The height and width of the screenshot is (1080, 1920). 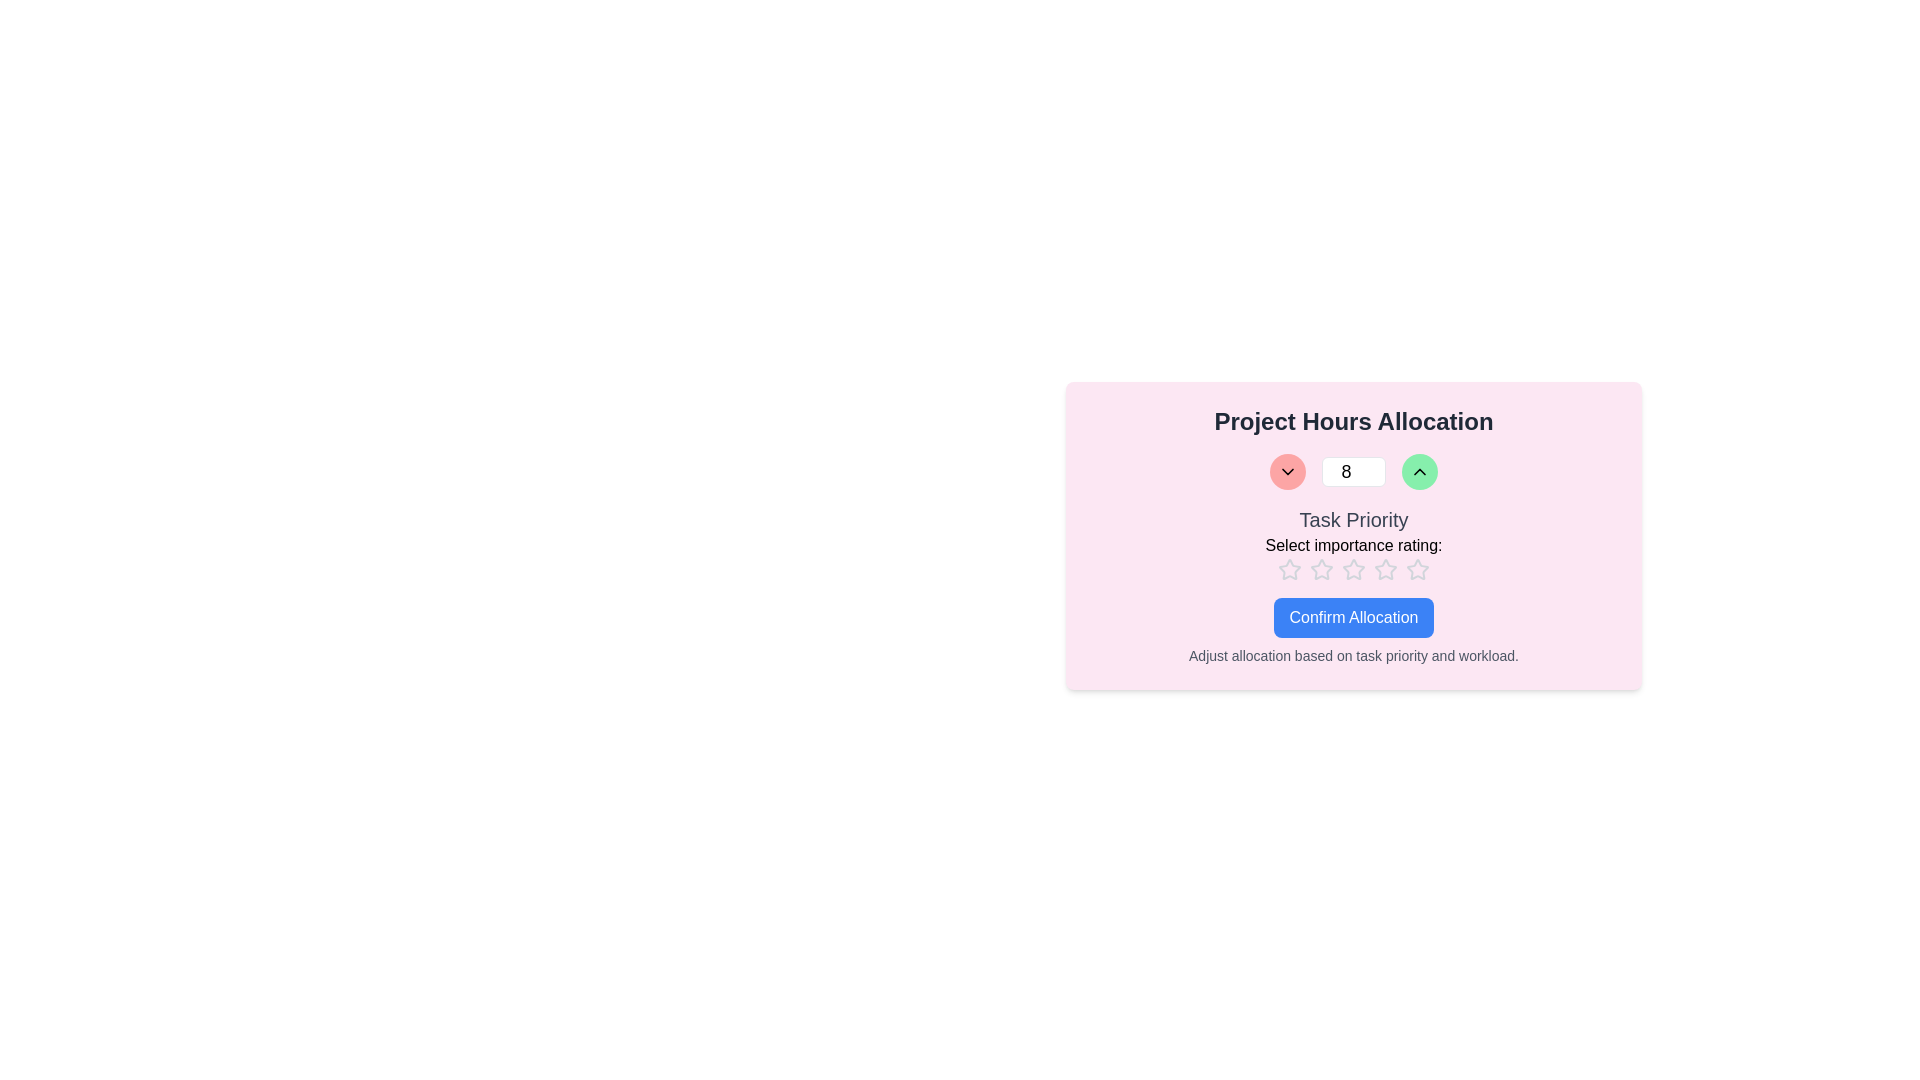 I want to click on the downward-pointing chevron icon button, which is encapsulated in a circular red button, so click(x=1287, y=471).